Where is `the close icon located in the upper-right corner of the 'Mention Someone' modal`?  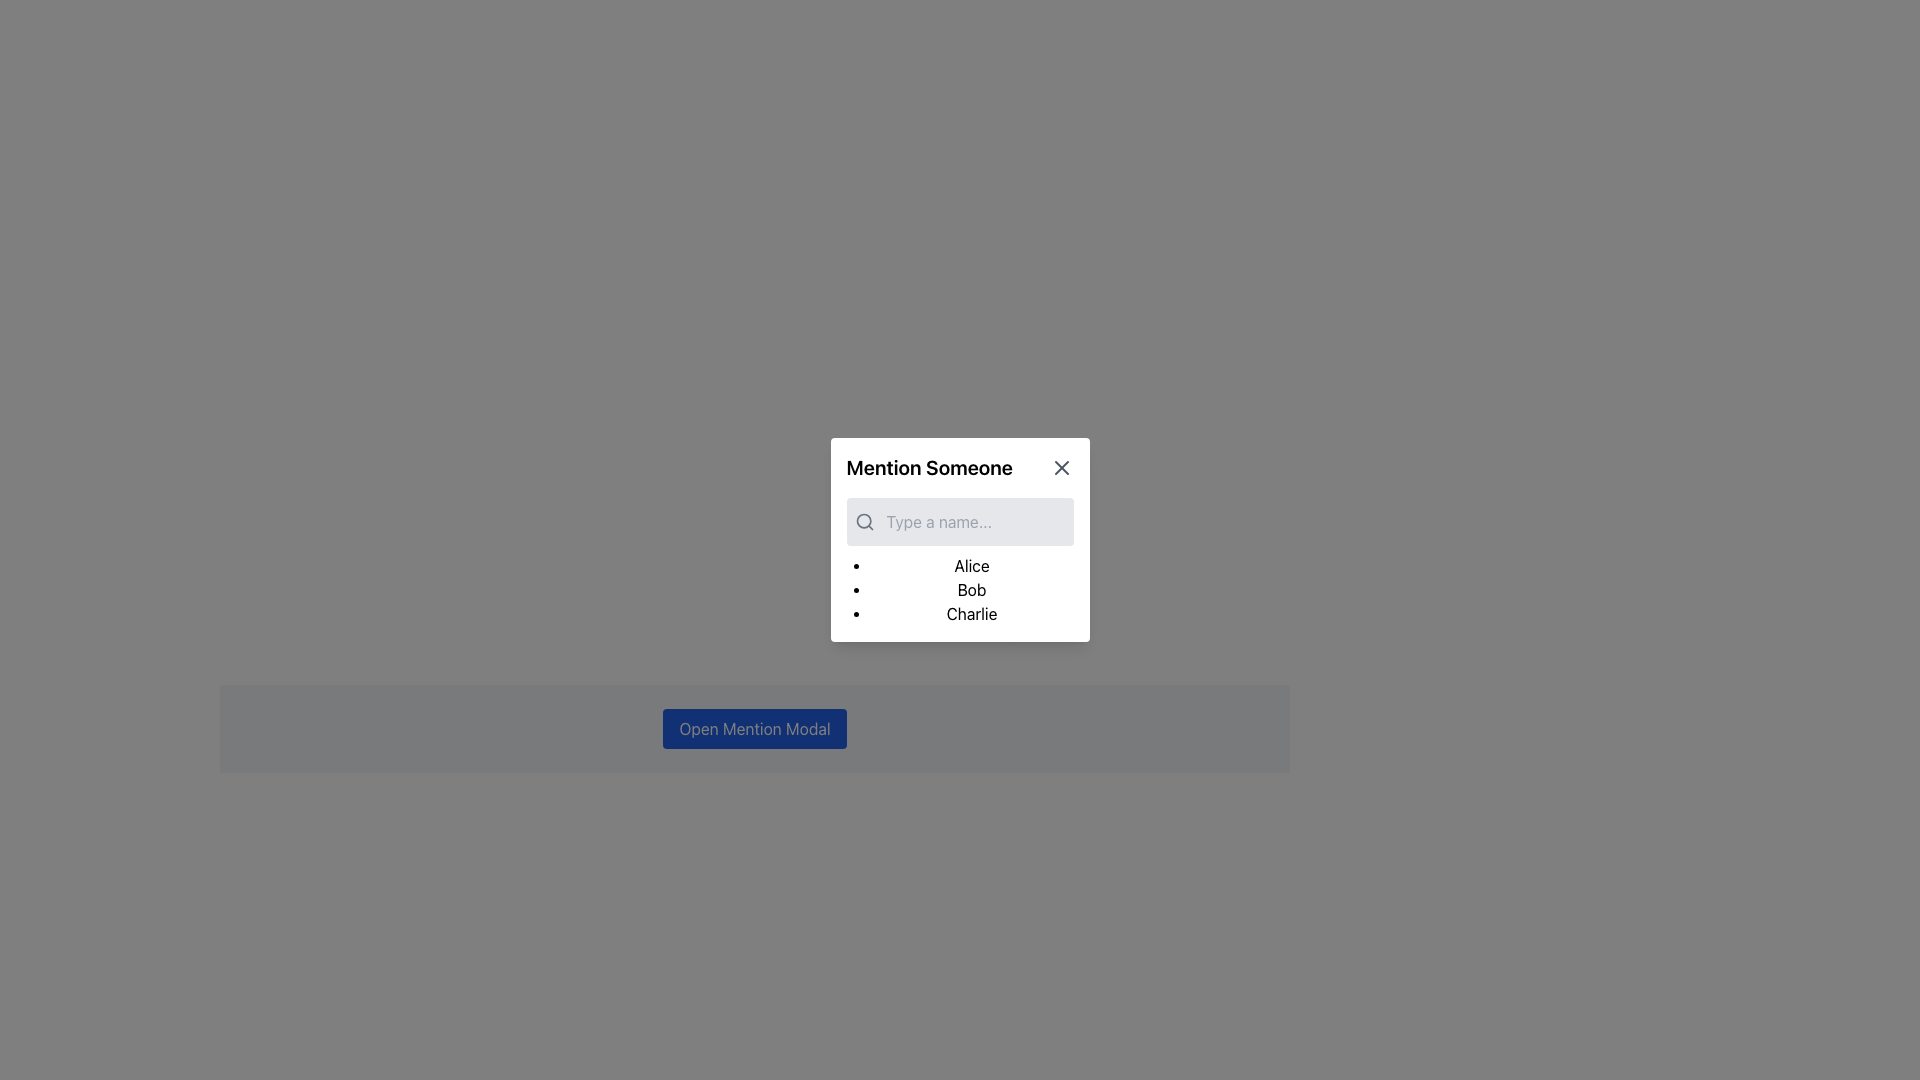
the close icon located in the upper-right corner of the 'Mention Someone' modal is located at coordinates (1060, 467).